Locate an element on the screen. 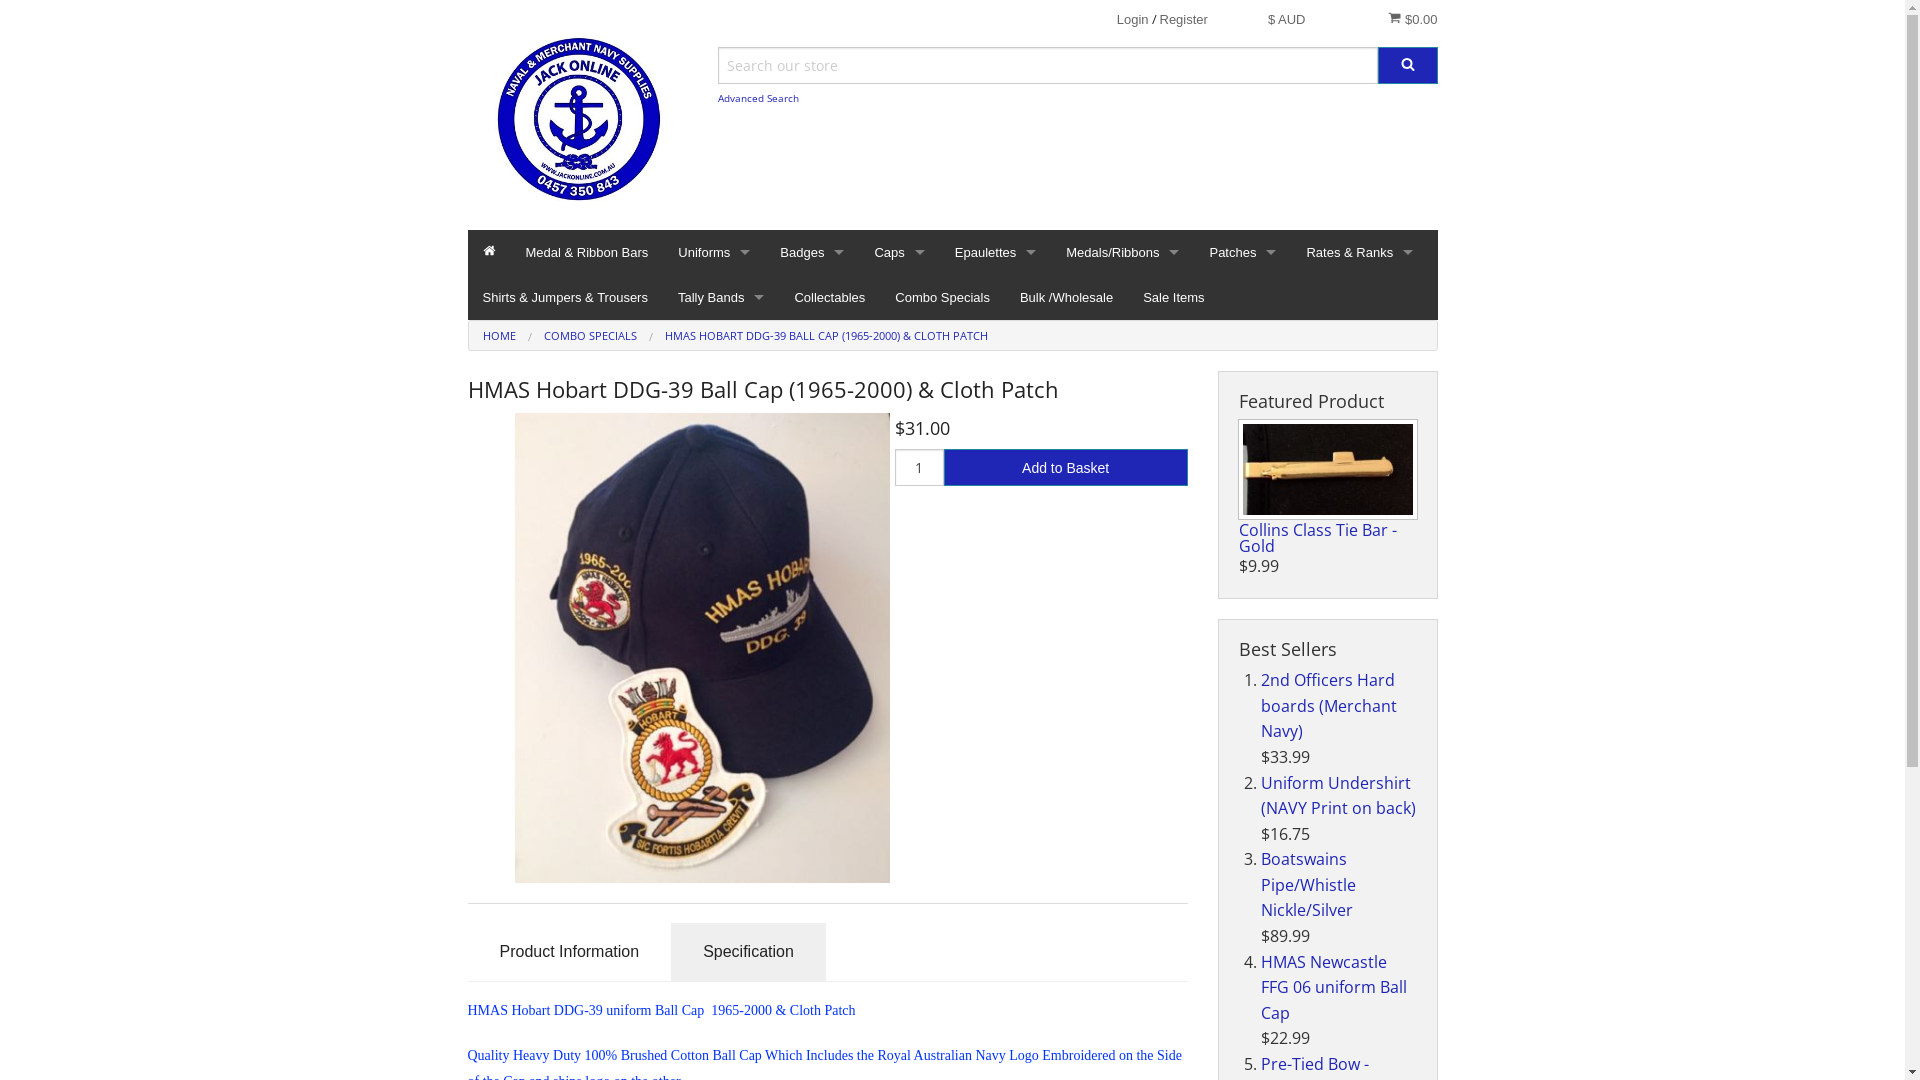  'Collins Class Tie Bar - Gold' is located at coordinates (1316, 536).